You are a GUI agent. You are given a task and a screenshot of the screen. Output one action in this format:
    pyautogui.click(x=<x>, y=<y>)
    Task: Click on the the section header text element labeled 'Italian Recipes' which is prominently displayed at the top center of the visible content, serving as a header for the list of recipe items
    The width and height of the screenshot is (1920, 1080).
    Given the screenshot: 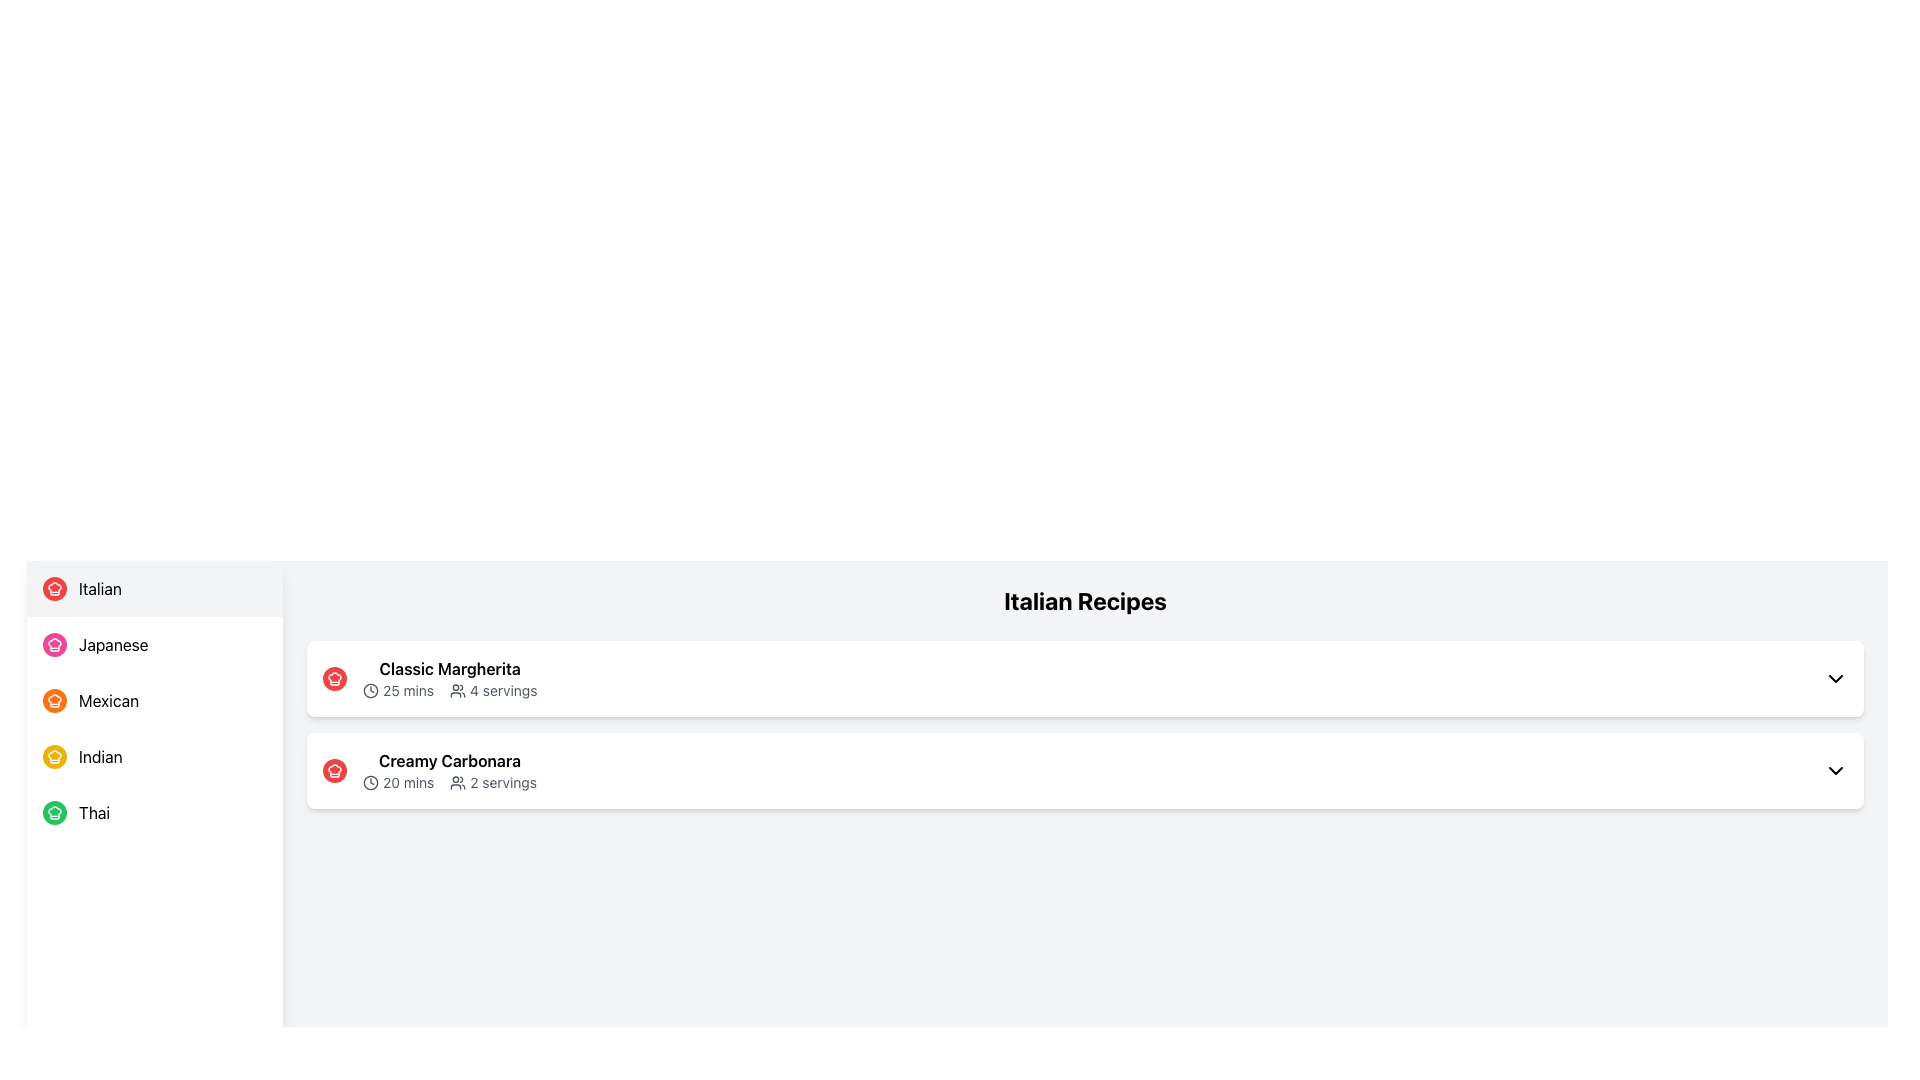 What is the action you would take?
    pyautogui.click(x=1084, y=600)
    